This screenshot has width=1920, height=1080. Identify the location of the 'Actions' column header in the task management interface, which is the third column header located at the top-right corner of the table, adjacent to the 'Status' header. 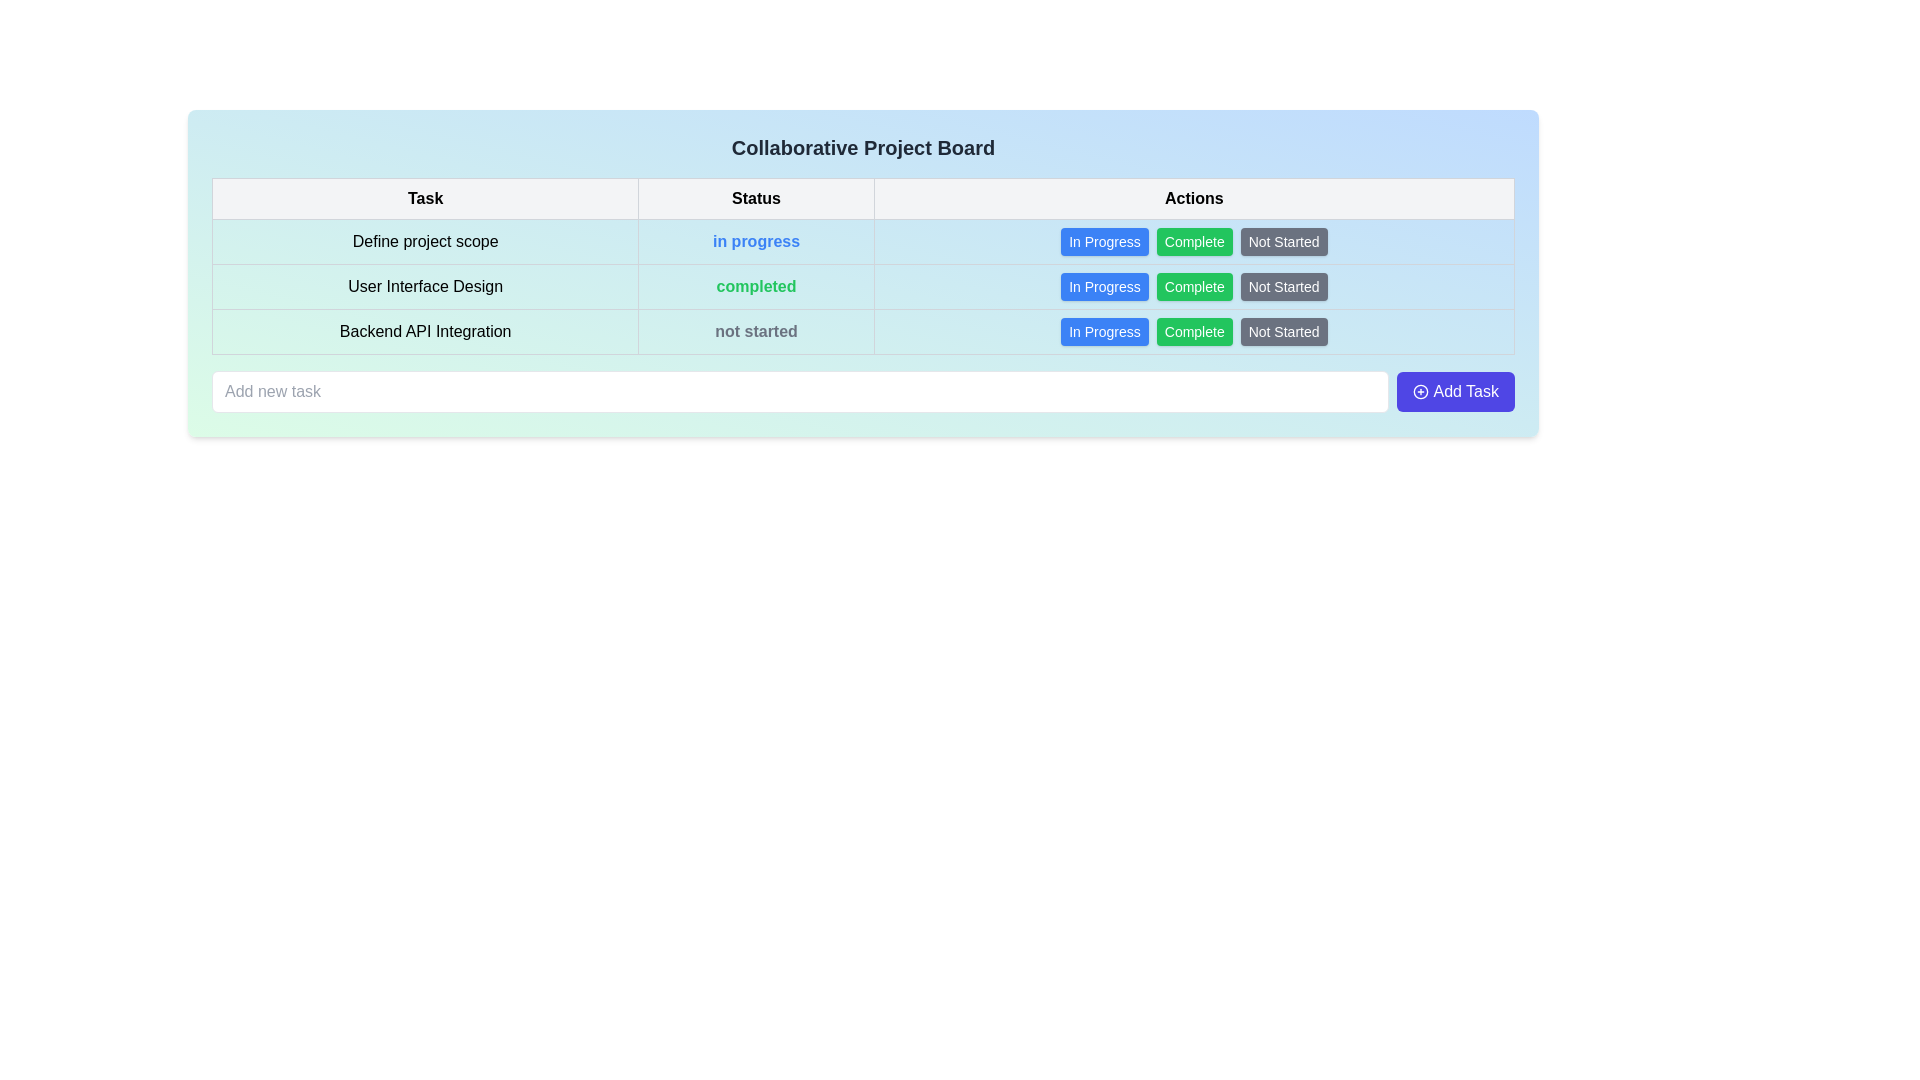
(1194, 199).